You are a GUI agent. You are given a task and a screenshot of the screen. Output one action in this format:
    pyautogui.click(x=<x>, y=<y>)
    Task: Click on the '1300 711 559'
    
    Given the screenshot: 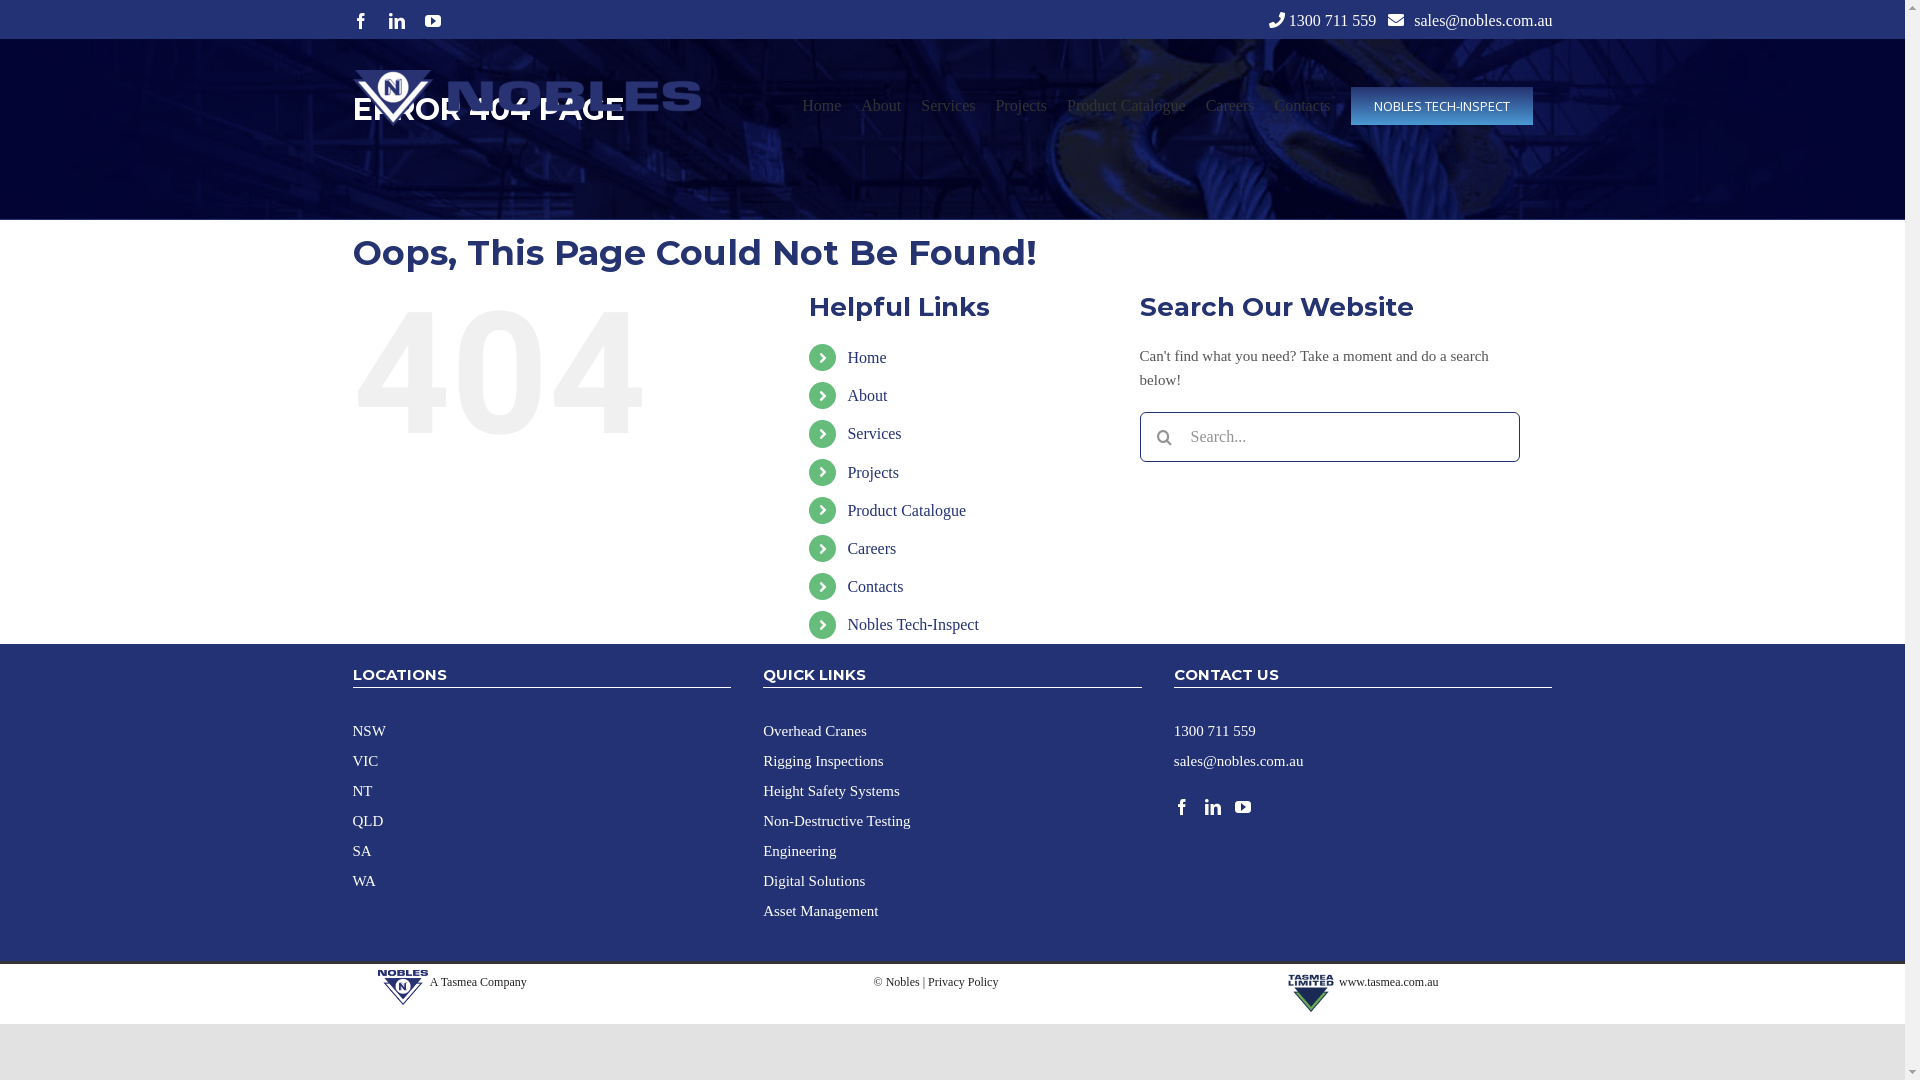 What is the action you would take?
    pyautogui.click(x=1213, y=729)
    